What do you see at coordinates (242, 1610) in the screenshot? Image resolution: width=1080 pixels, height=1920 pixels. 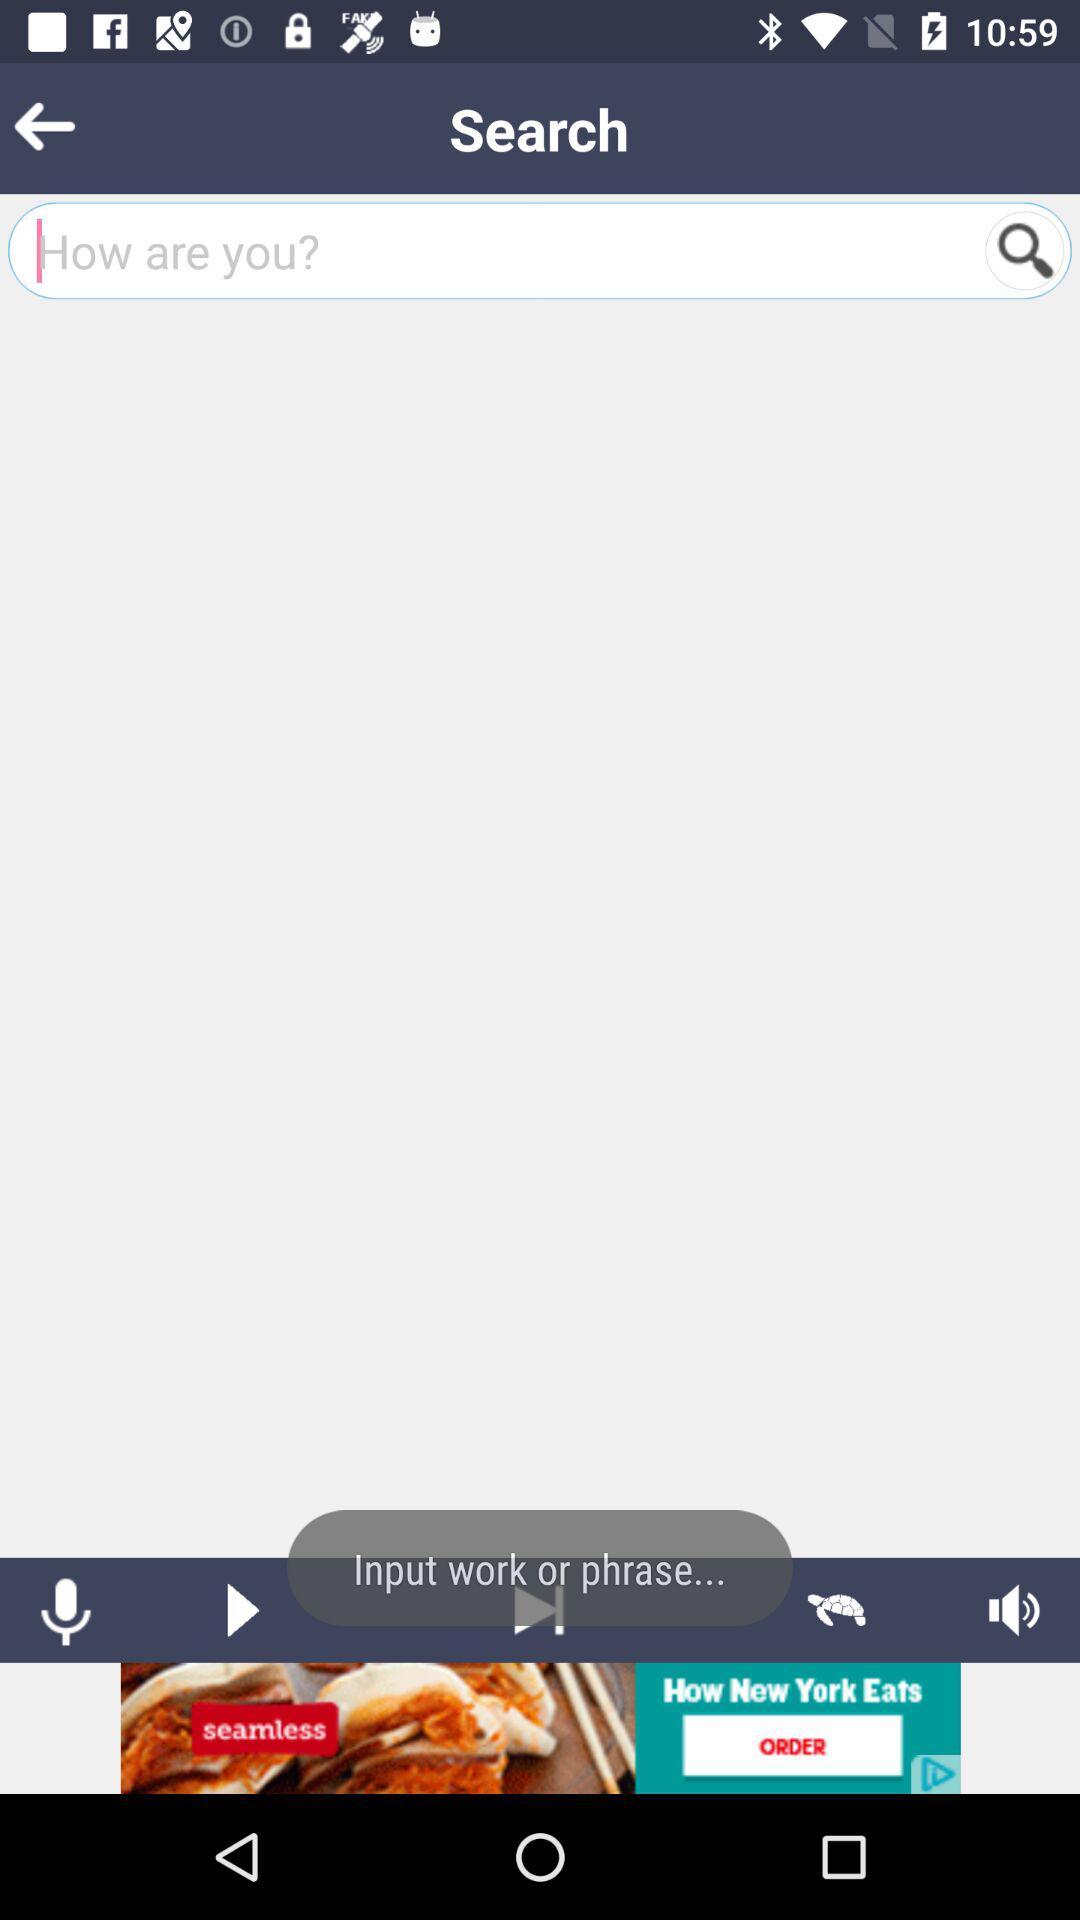 I see `play button` at bounding box center [242, 1610].